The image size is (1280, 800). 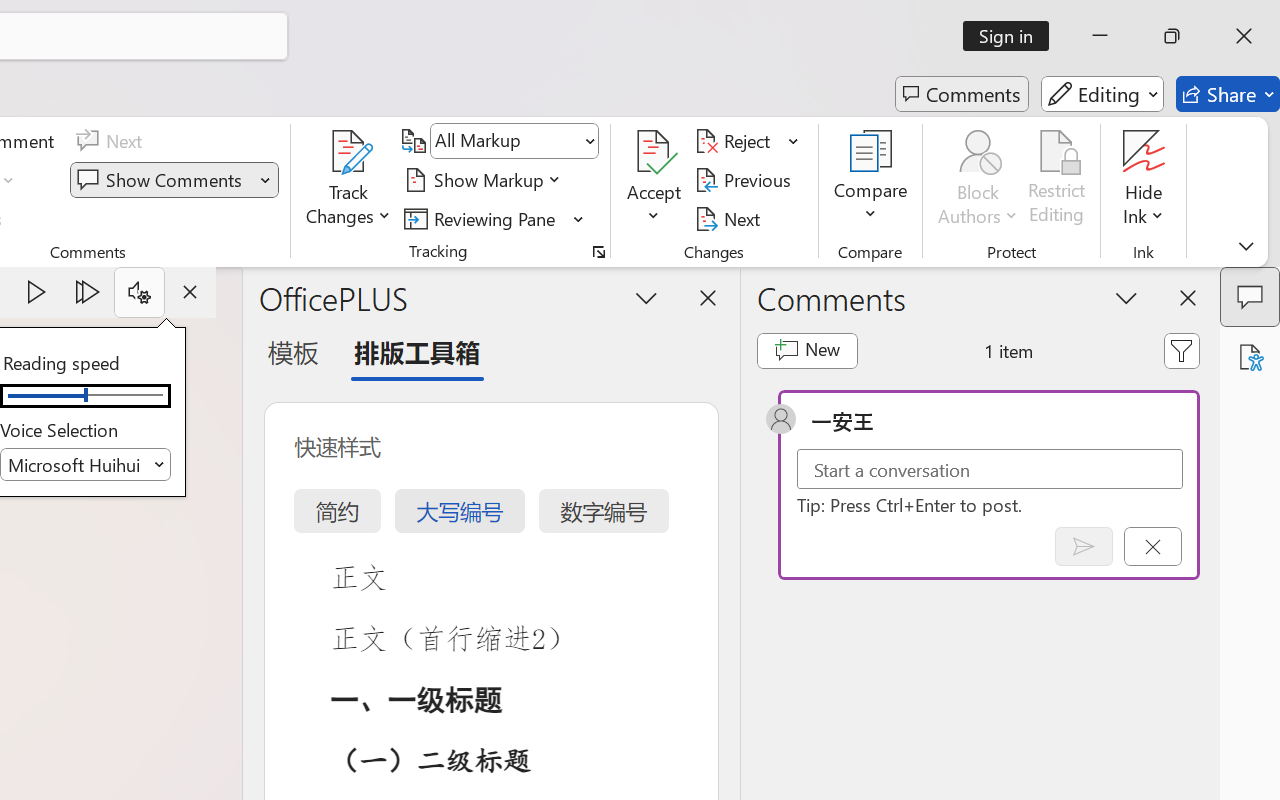 What do you see at coordinates (1083, 546) in the screenshot?
I see `'Post comment (Ctrl + Enter)'` at bounding box center [1083, 546].